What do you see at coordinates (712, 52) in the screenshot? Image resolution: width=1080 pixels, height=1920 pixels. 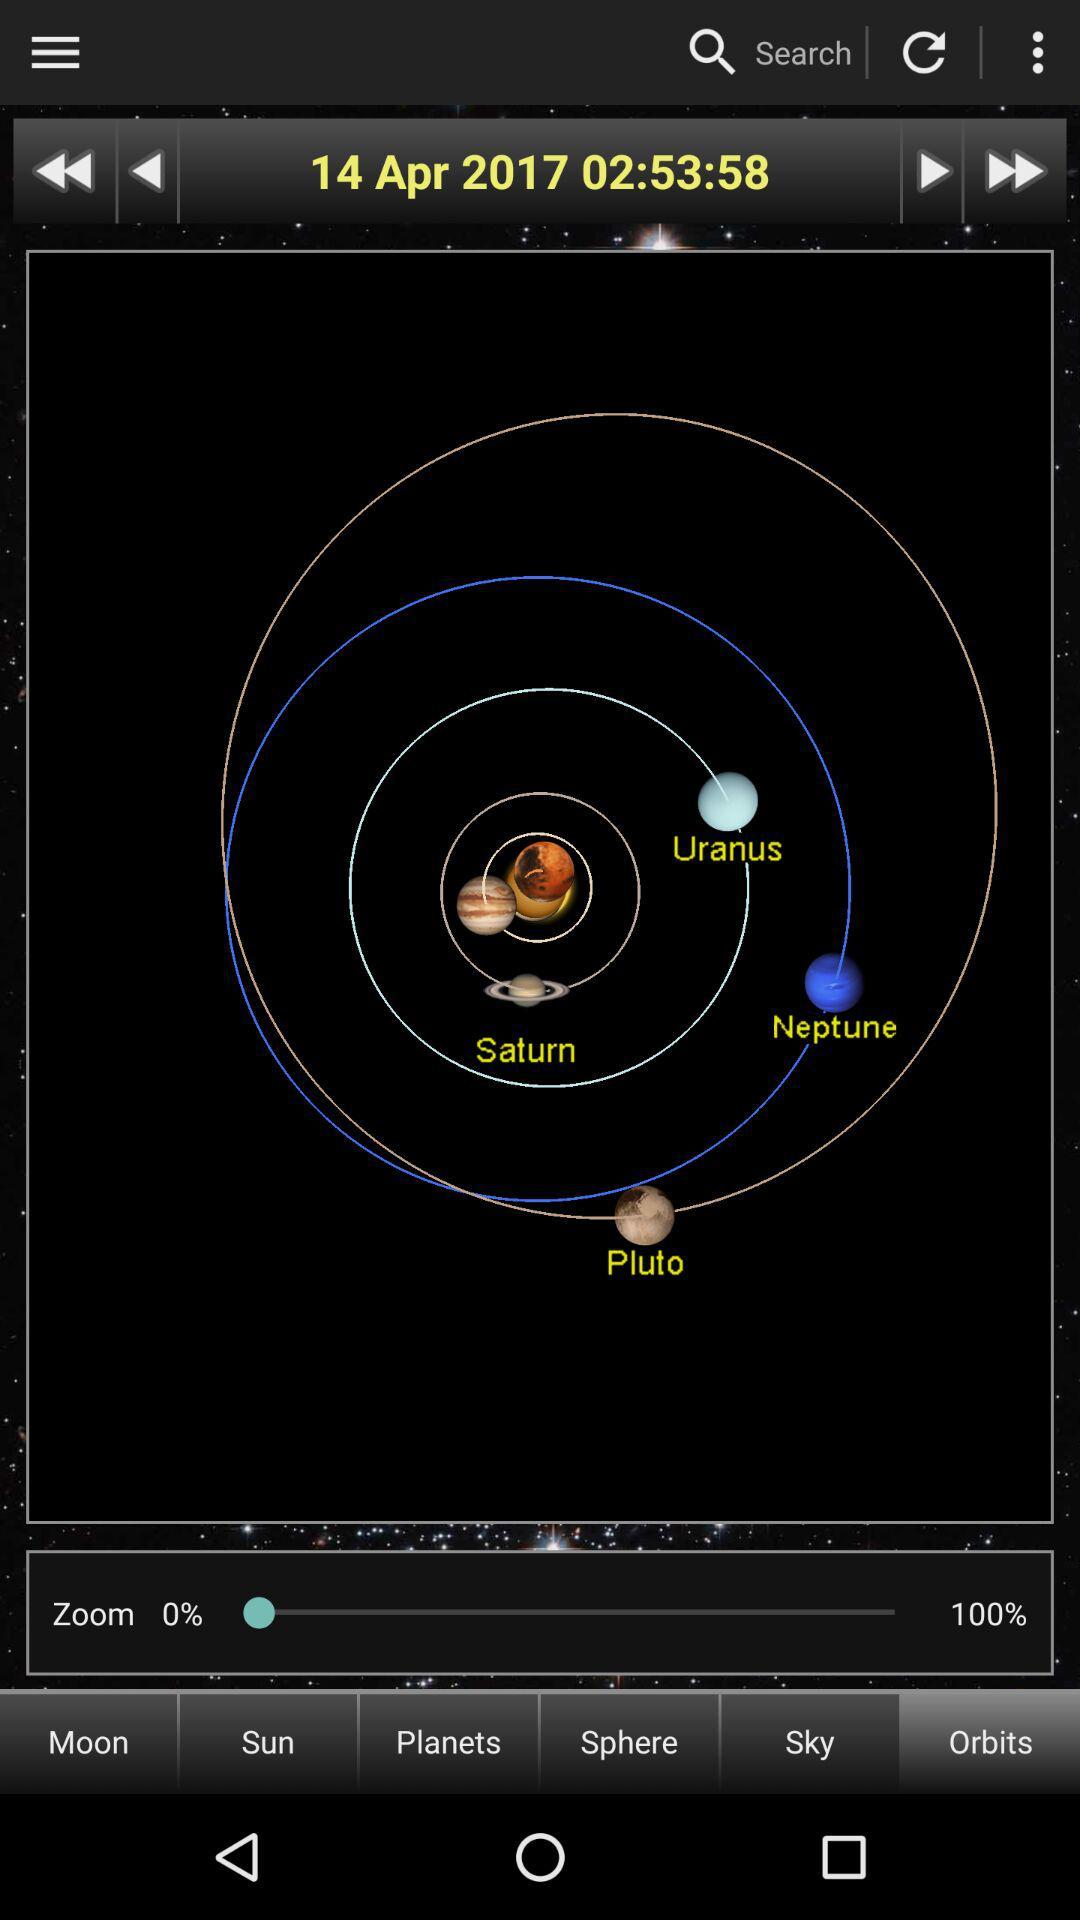 I see `item above 02:53:58 item` at bounding box center [712, 52].